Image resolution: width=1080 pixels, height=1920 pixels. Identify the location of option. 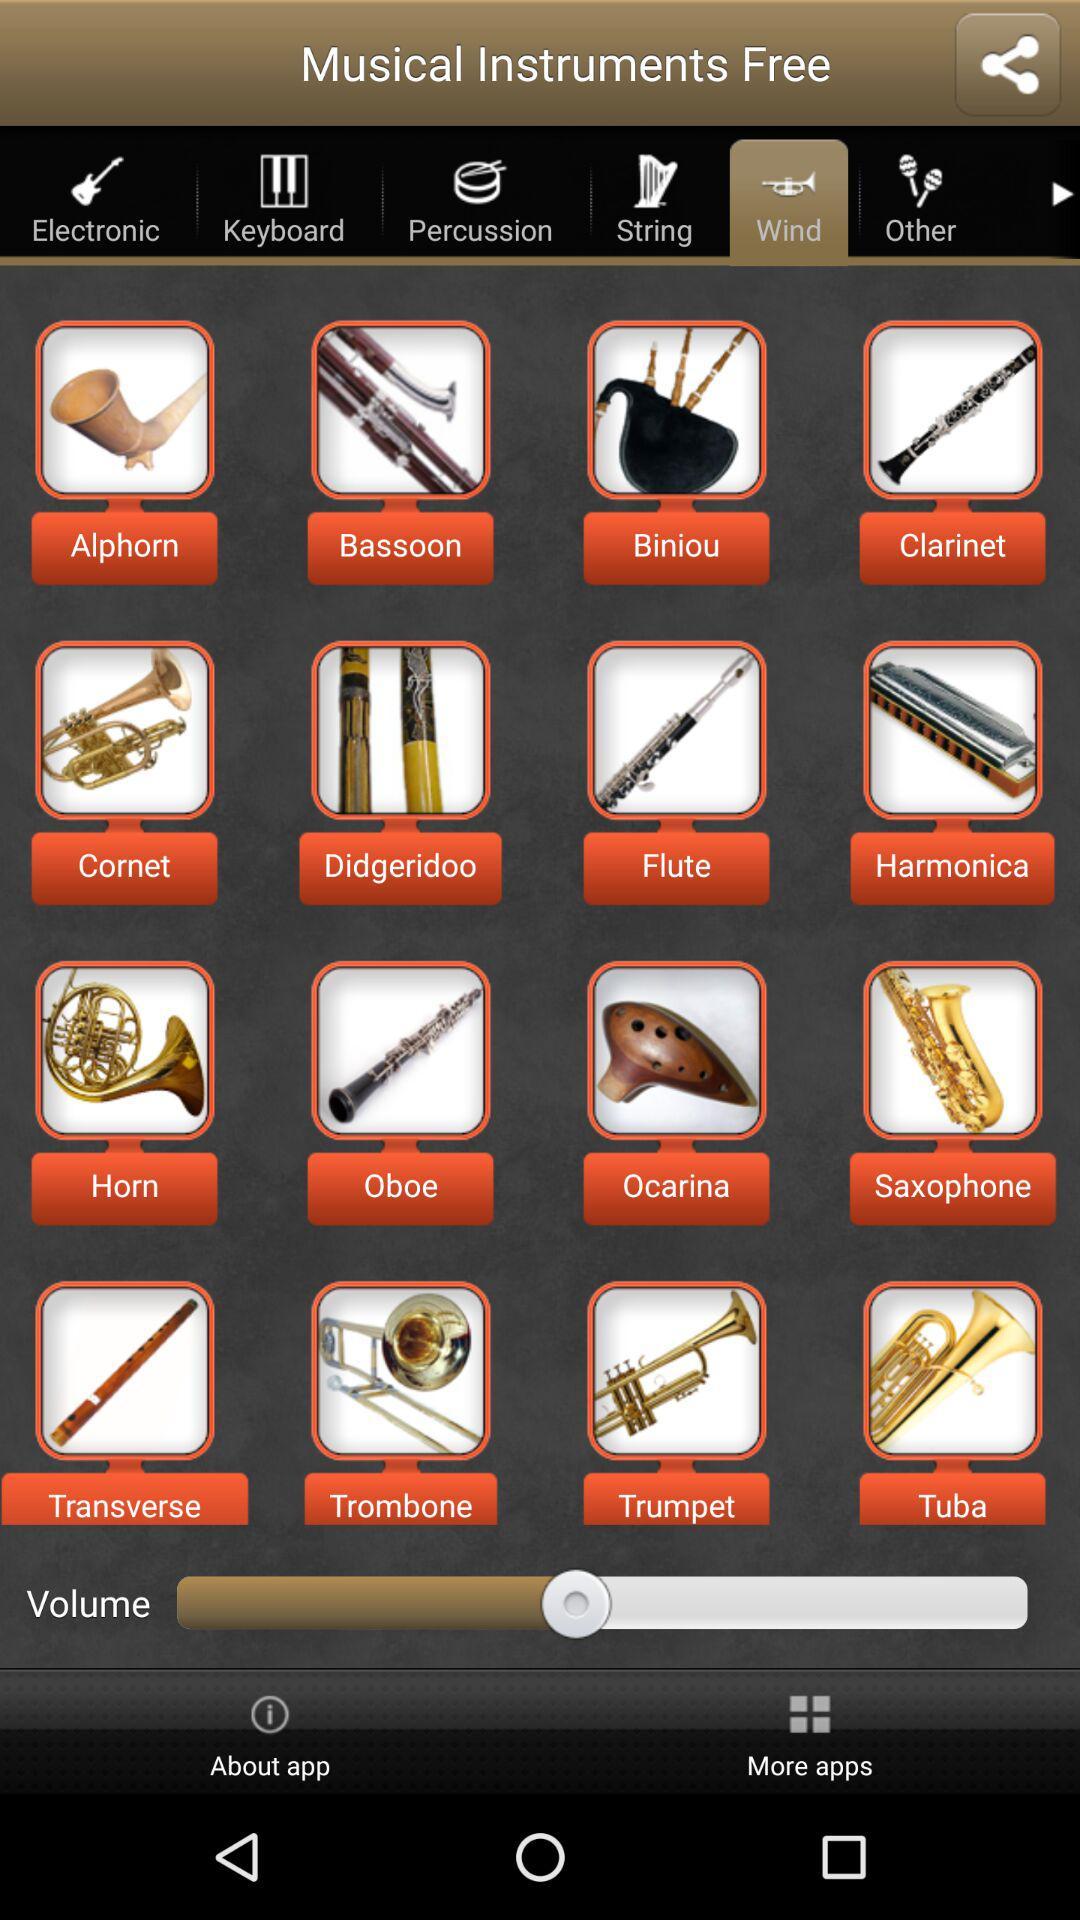
(124, 1369).